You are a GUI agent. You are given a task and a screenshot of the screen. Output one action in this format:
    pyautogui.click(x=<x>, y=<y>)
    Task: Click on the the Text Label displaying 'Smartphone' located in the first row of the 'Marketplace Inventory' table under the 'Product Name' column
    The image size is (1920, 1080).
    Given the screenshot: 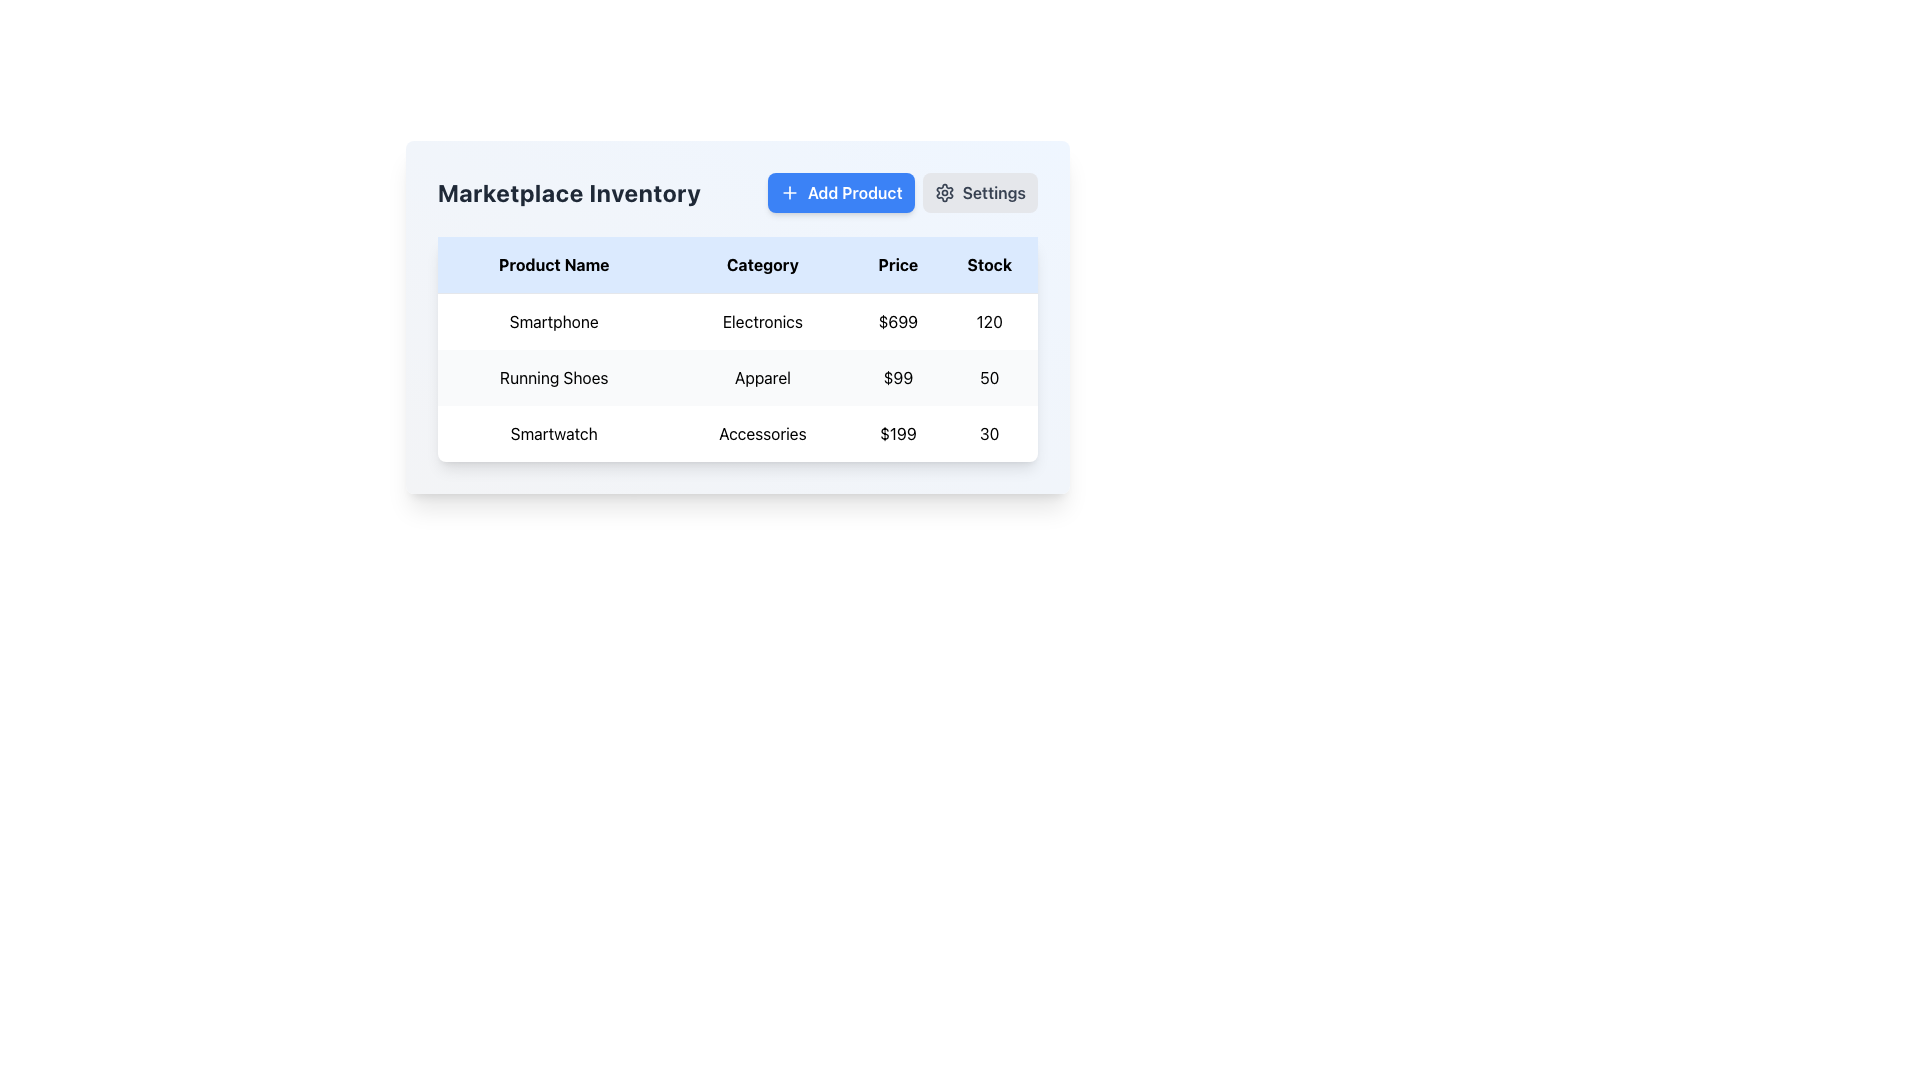 What is the action you would take?
    pyautogui.click(x=554, y=320)
    